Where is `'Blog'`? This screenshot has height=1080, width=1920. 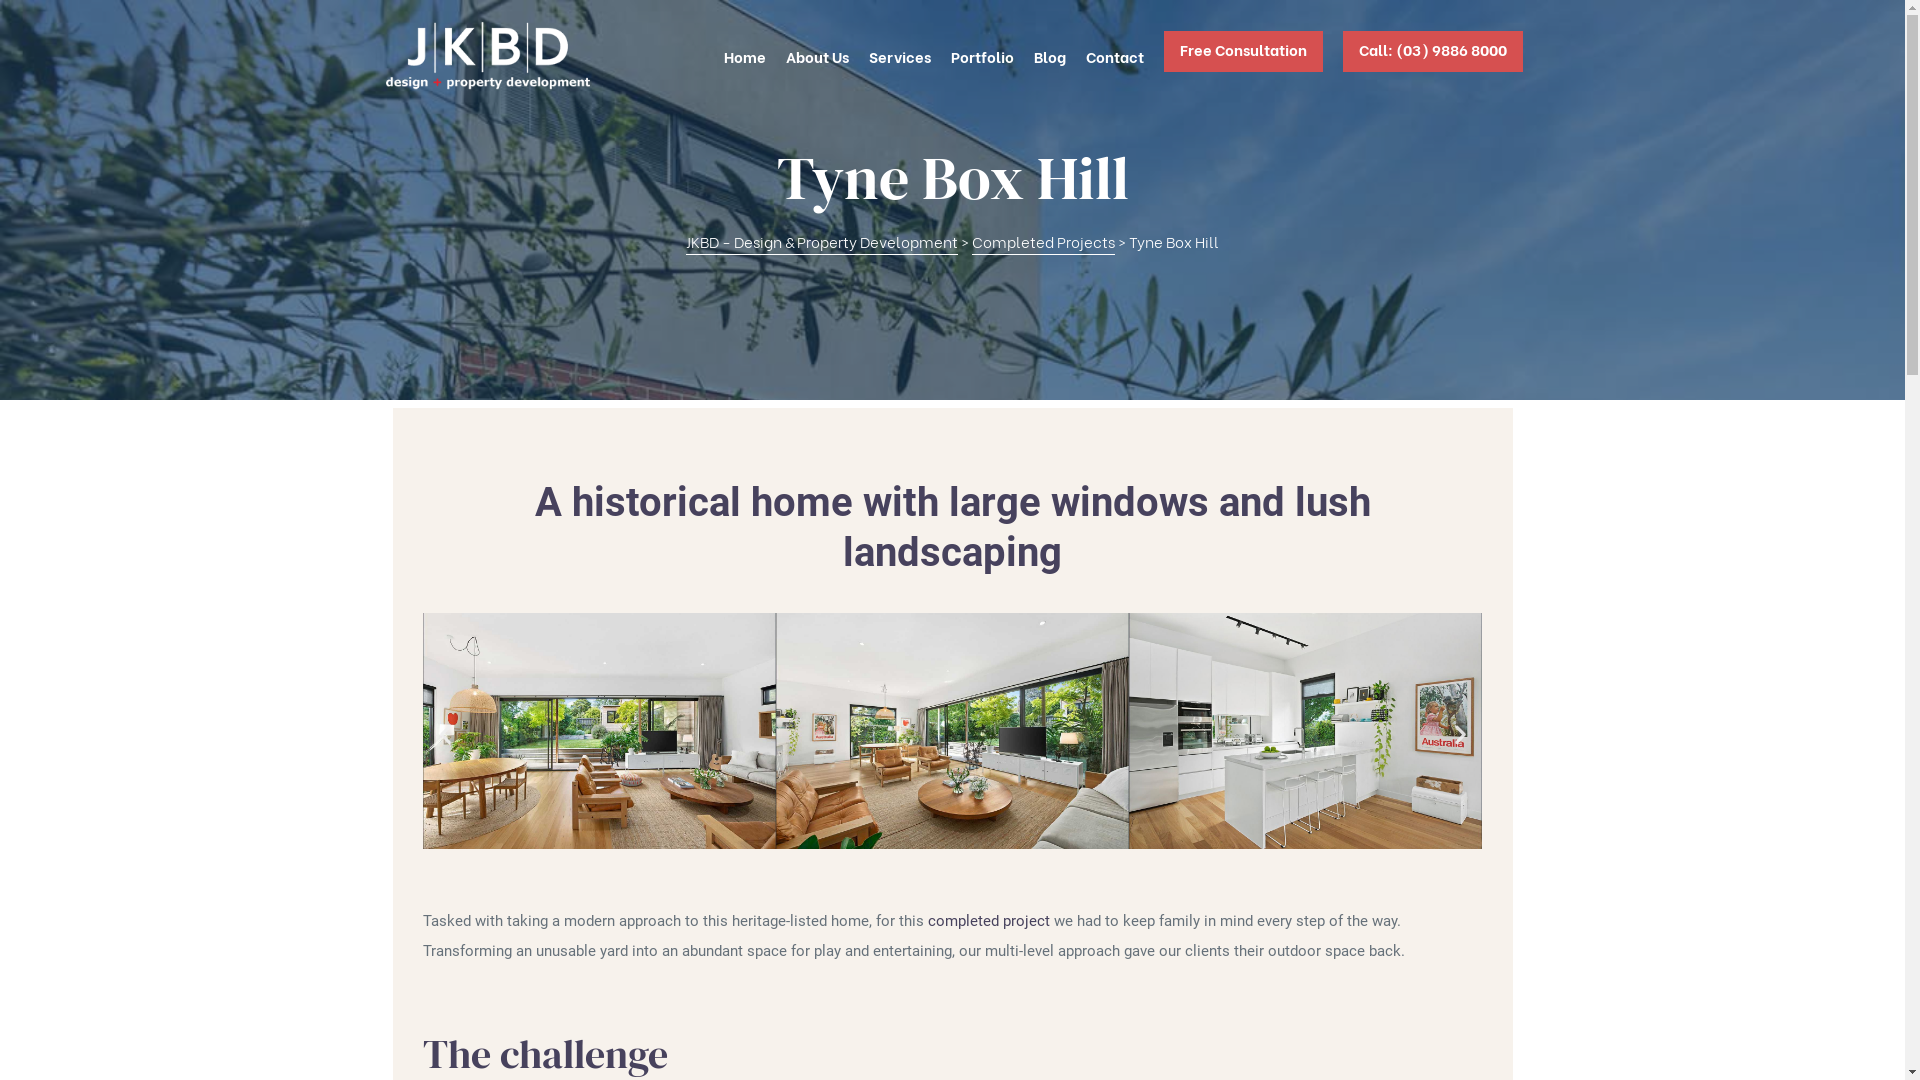 'Blog' is located at coordinates (1033, 55).